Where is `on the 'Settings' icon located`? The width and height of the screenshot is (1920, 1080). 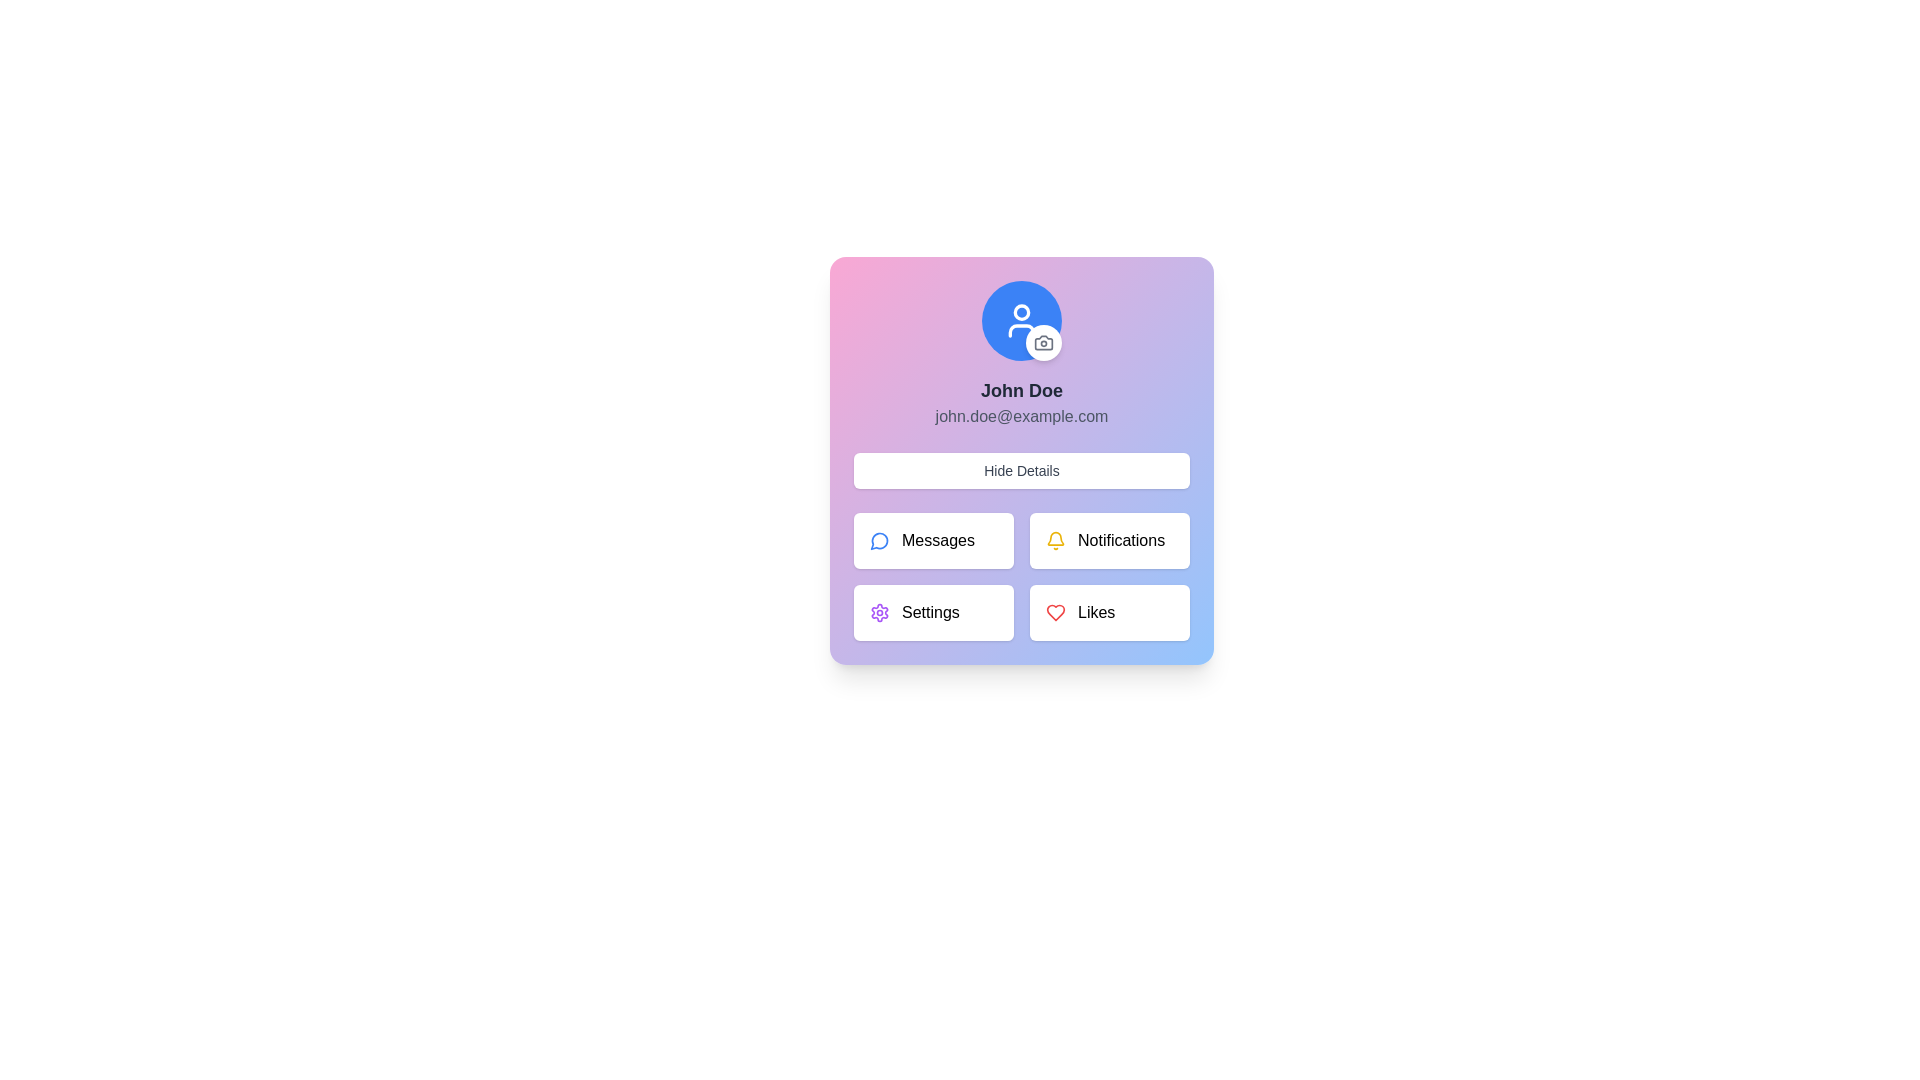 on the 'Settings' icon located is located at coordinates (879, 612).